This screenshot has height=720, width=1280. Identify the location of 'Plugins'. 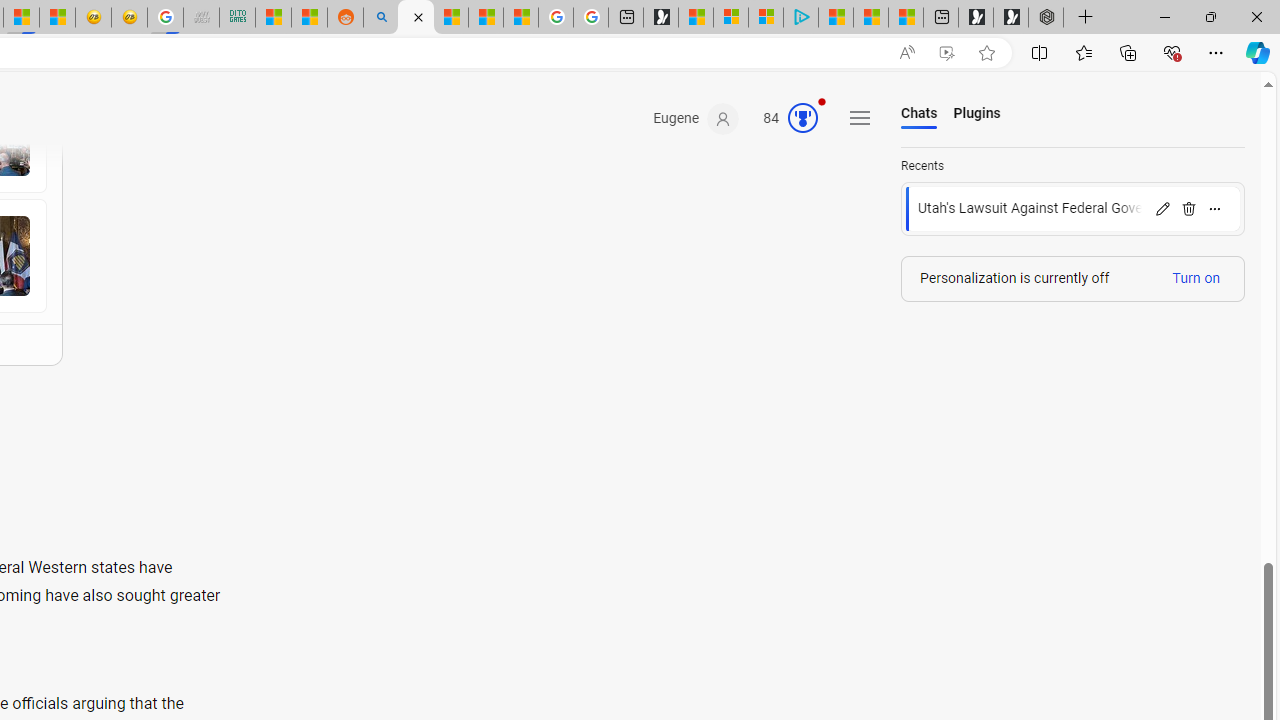
(977, 114).